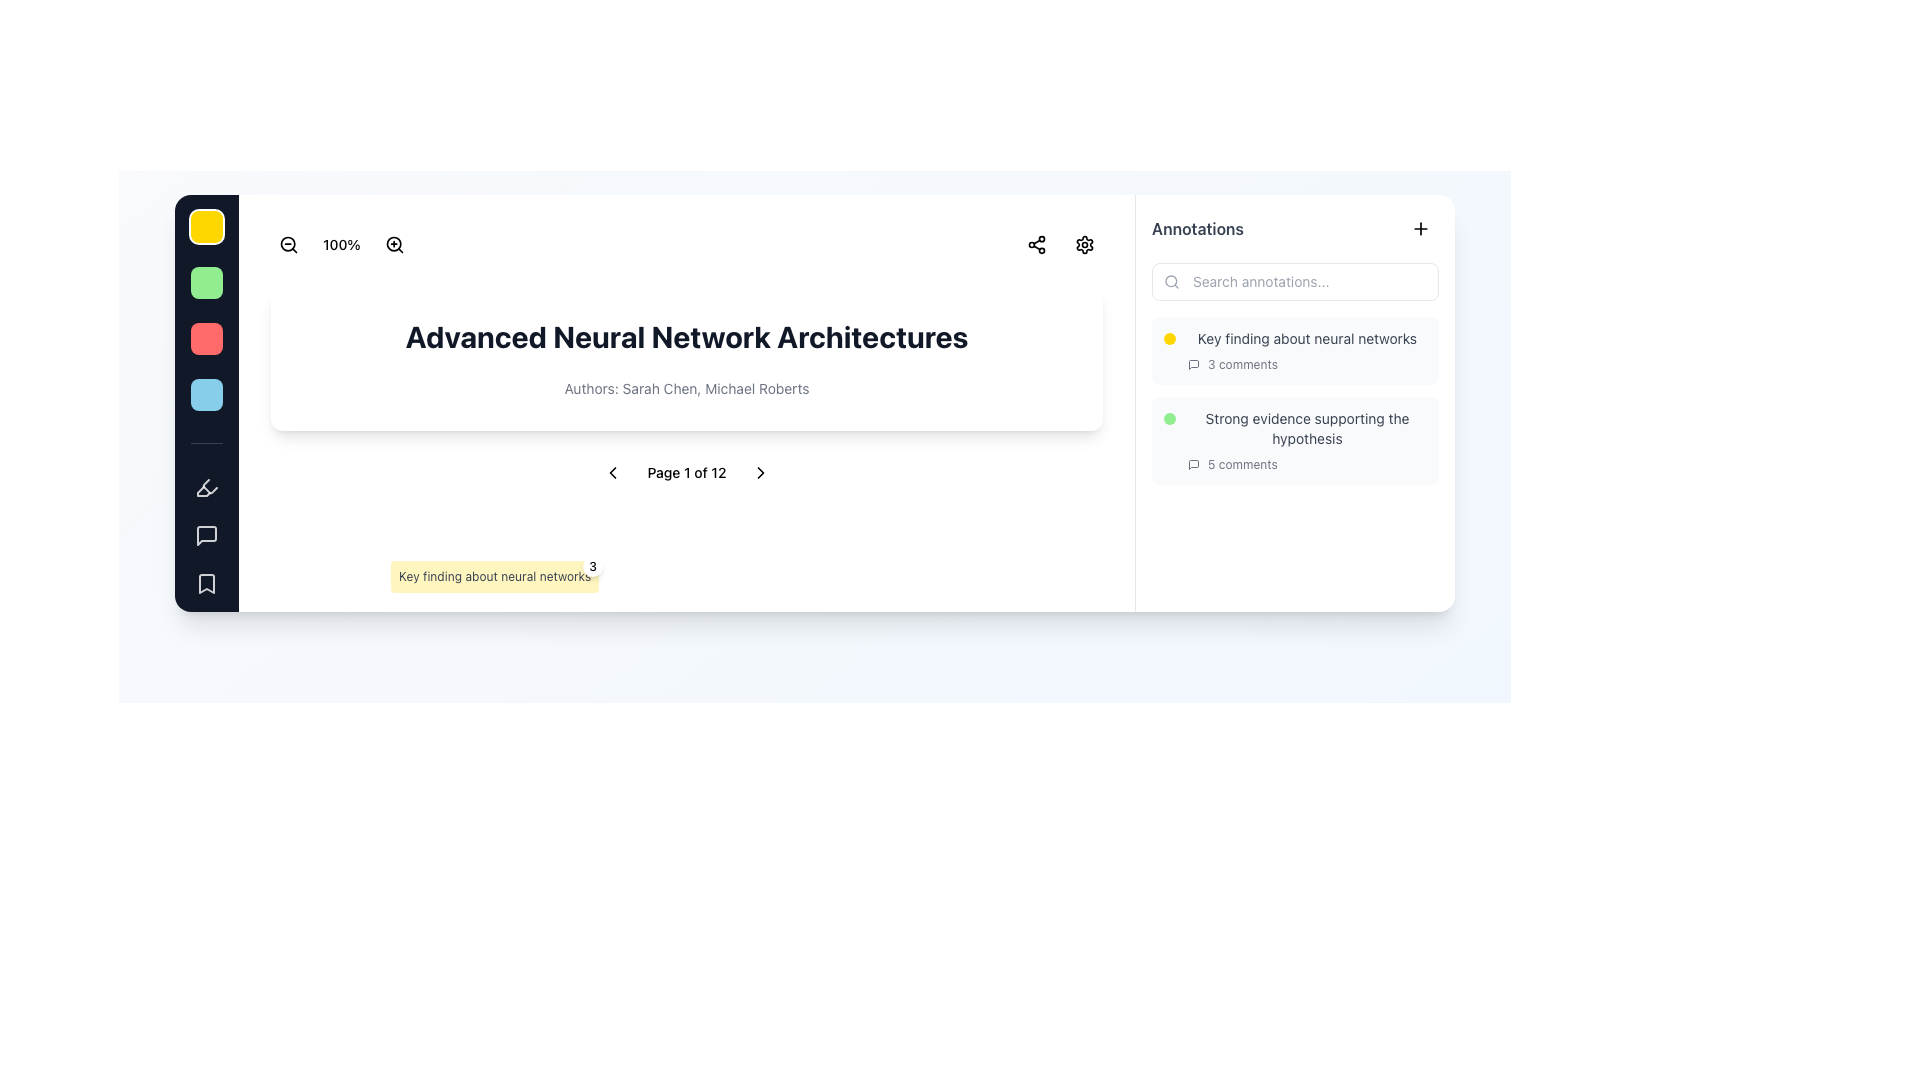 This screenshot has width=1920, height=1080. What do you see at coordinates (1036, 244) in the screenshot?
I see `the share icon located` at bounding box center [1036, 244].